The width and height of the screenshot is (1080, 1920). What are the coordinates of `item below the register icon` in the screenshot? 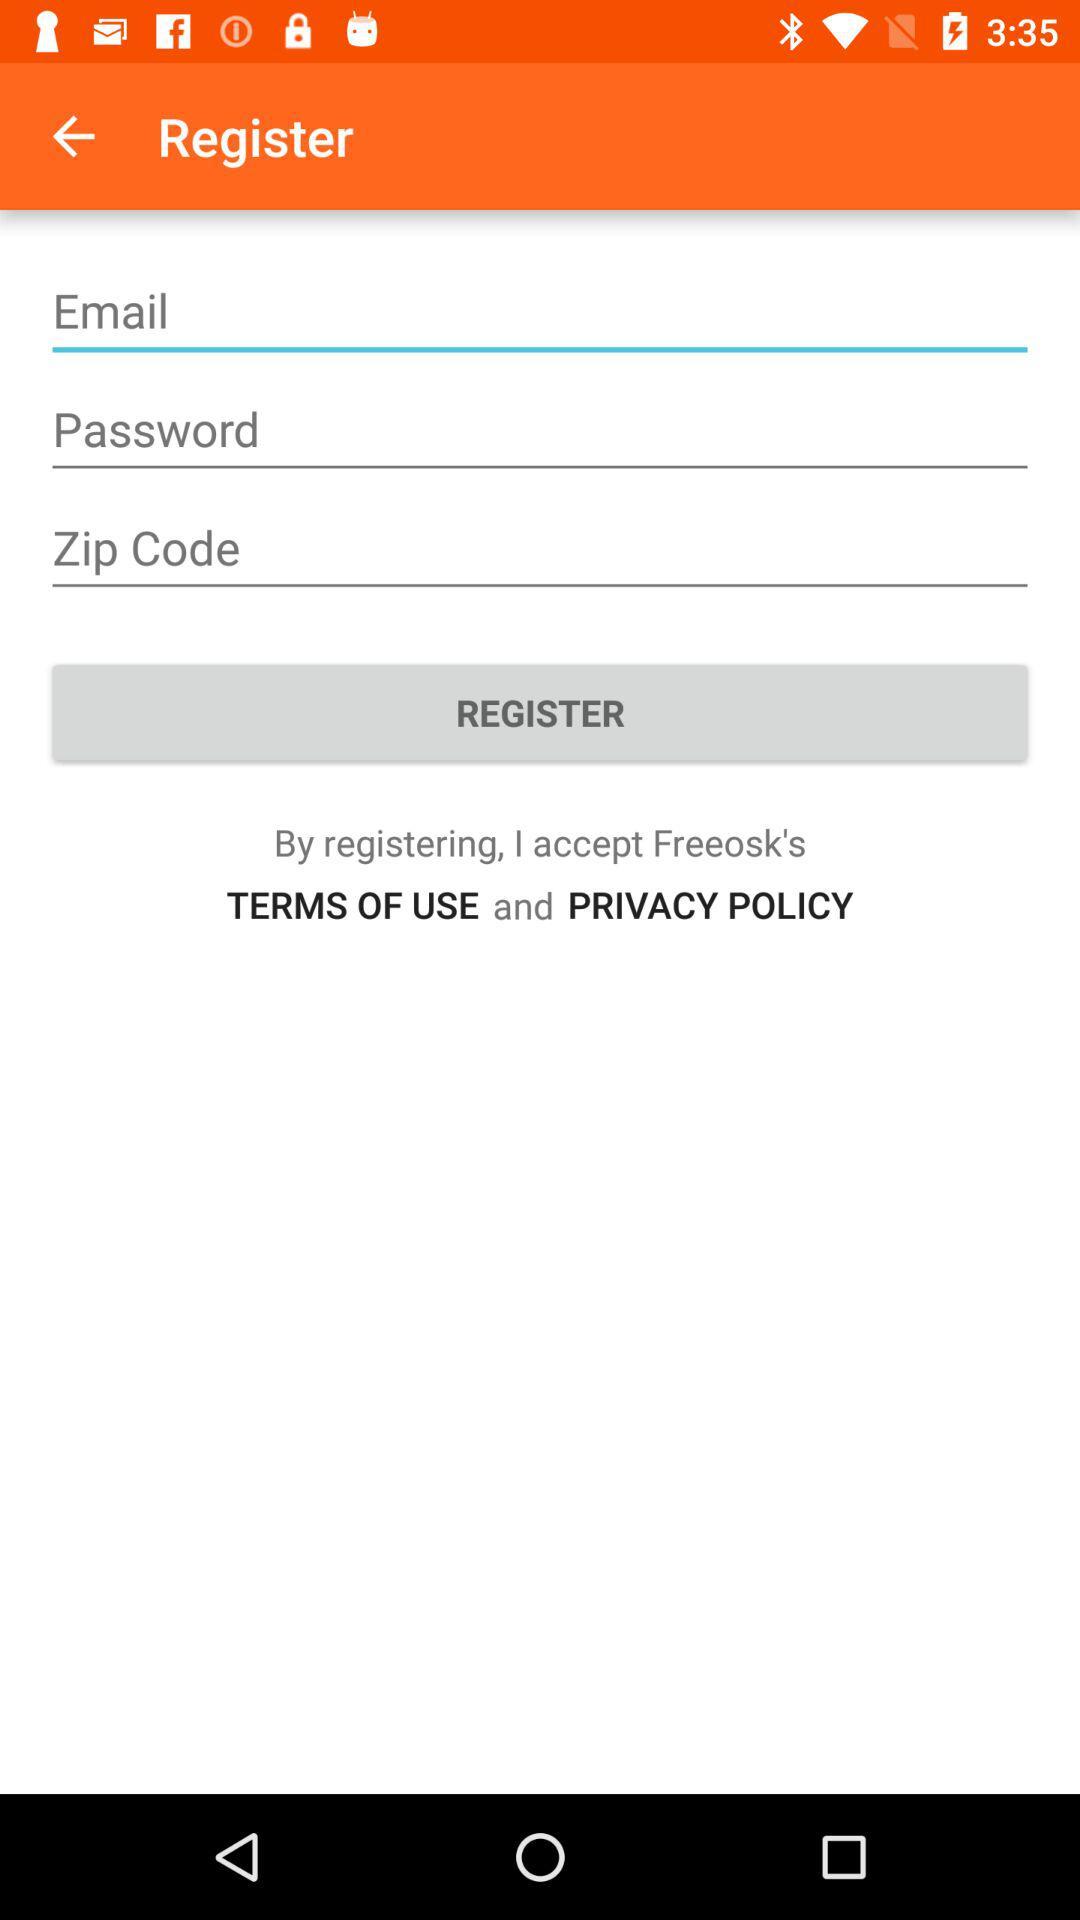 It's located at (351, 903).